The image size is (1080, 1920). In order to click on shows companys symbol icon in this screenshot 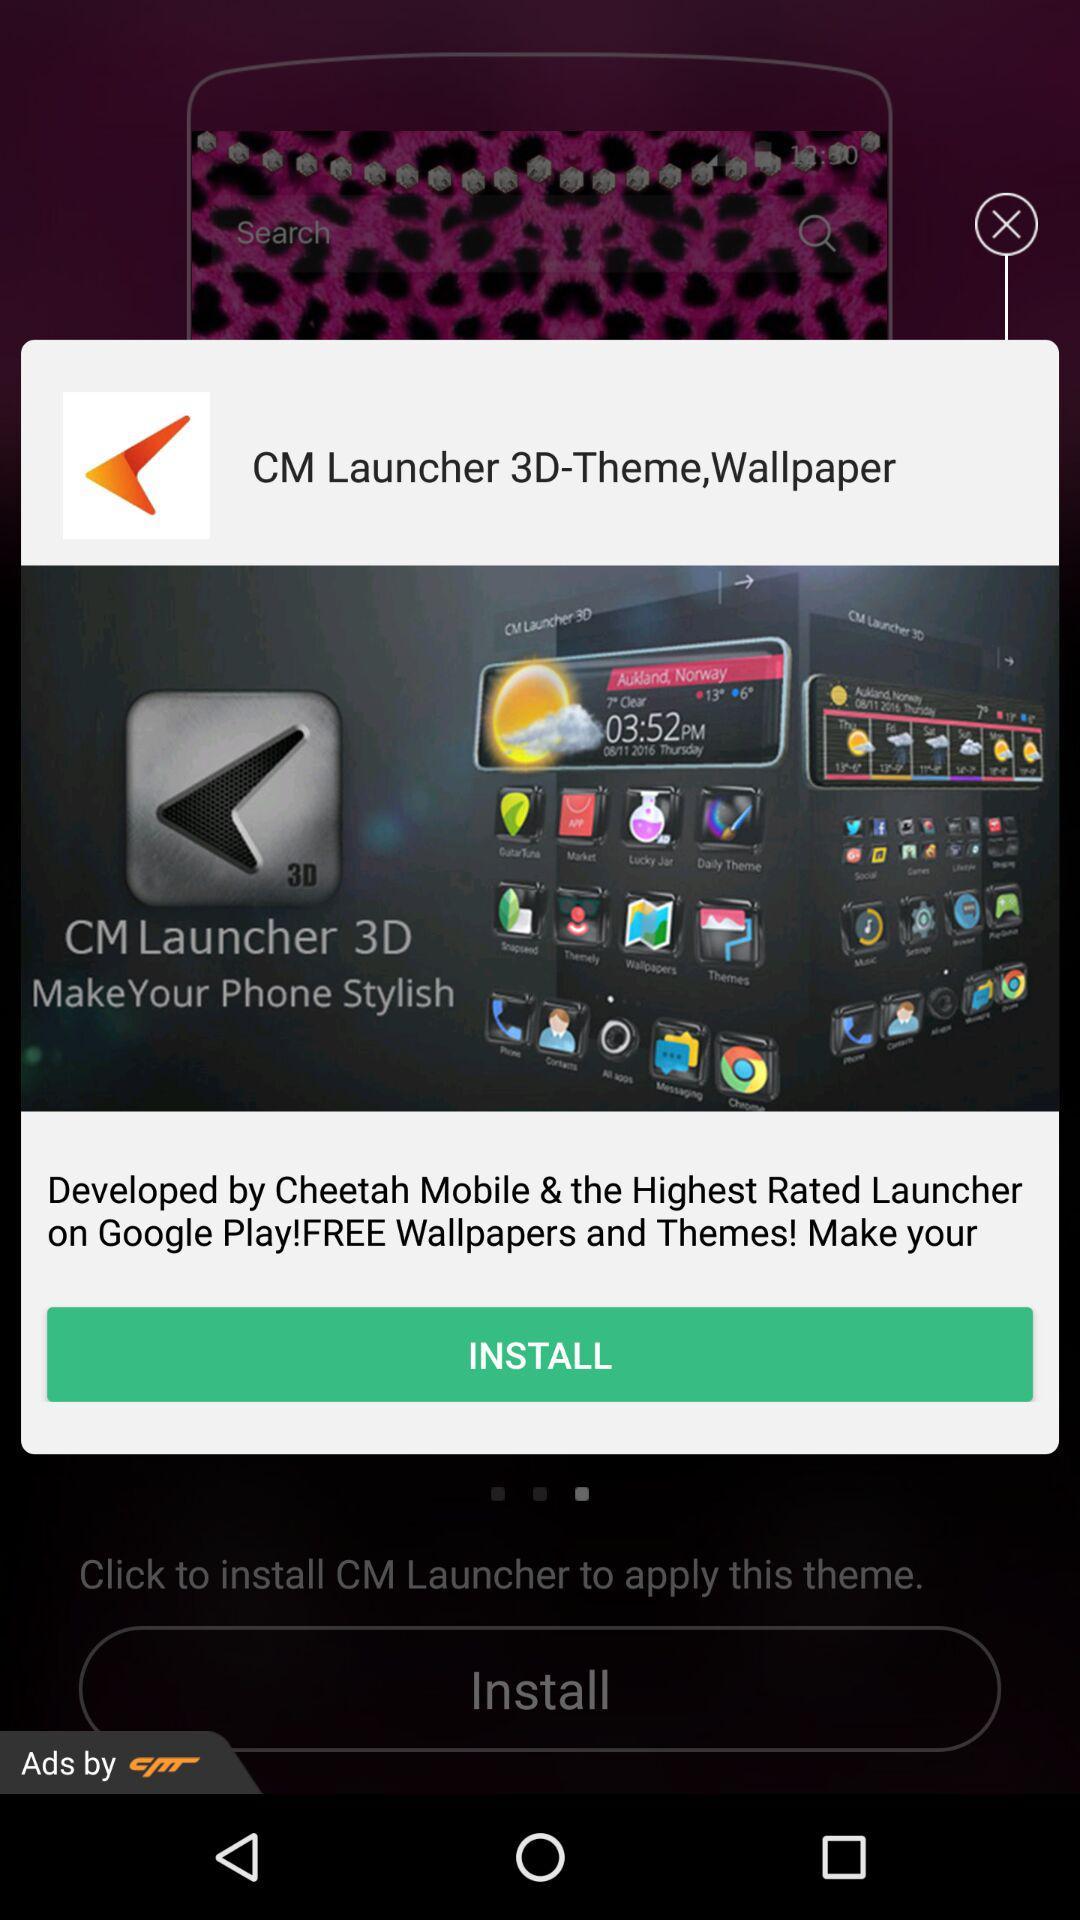, I will do `click(135, 464)`.